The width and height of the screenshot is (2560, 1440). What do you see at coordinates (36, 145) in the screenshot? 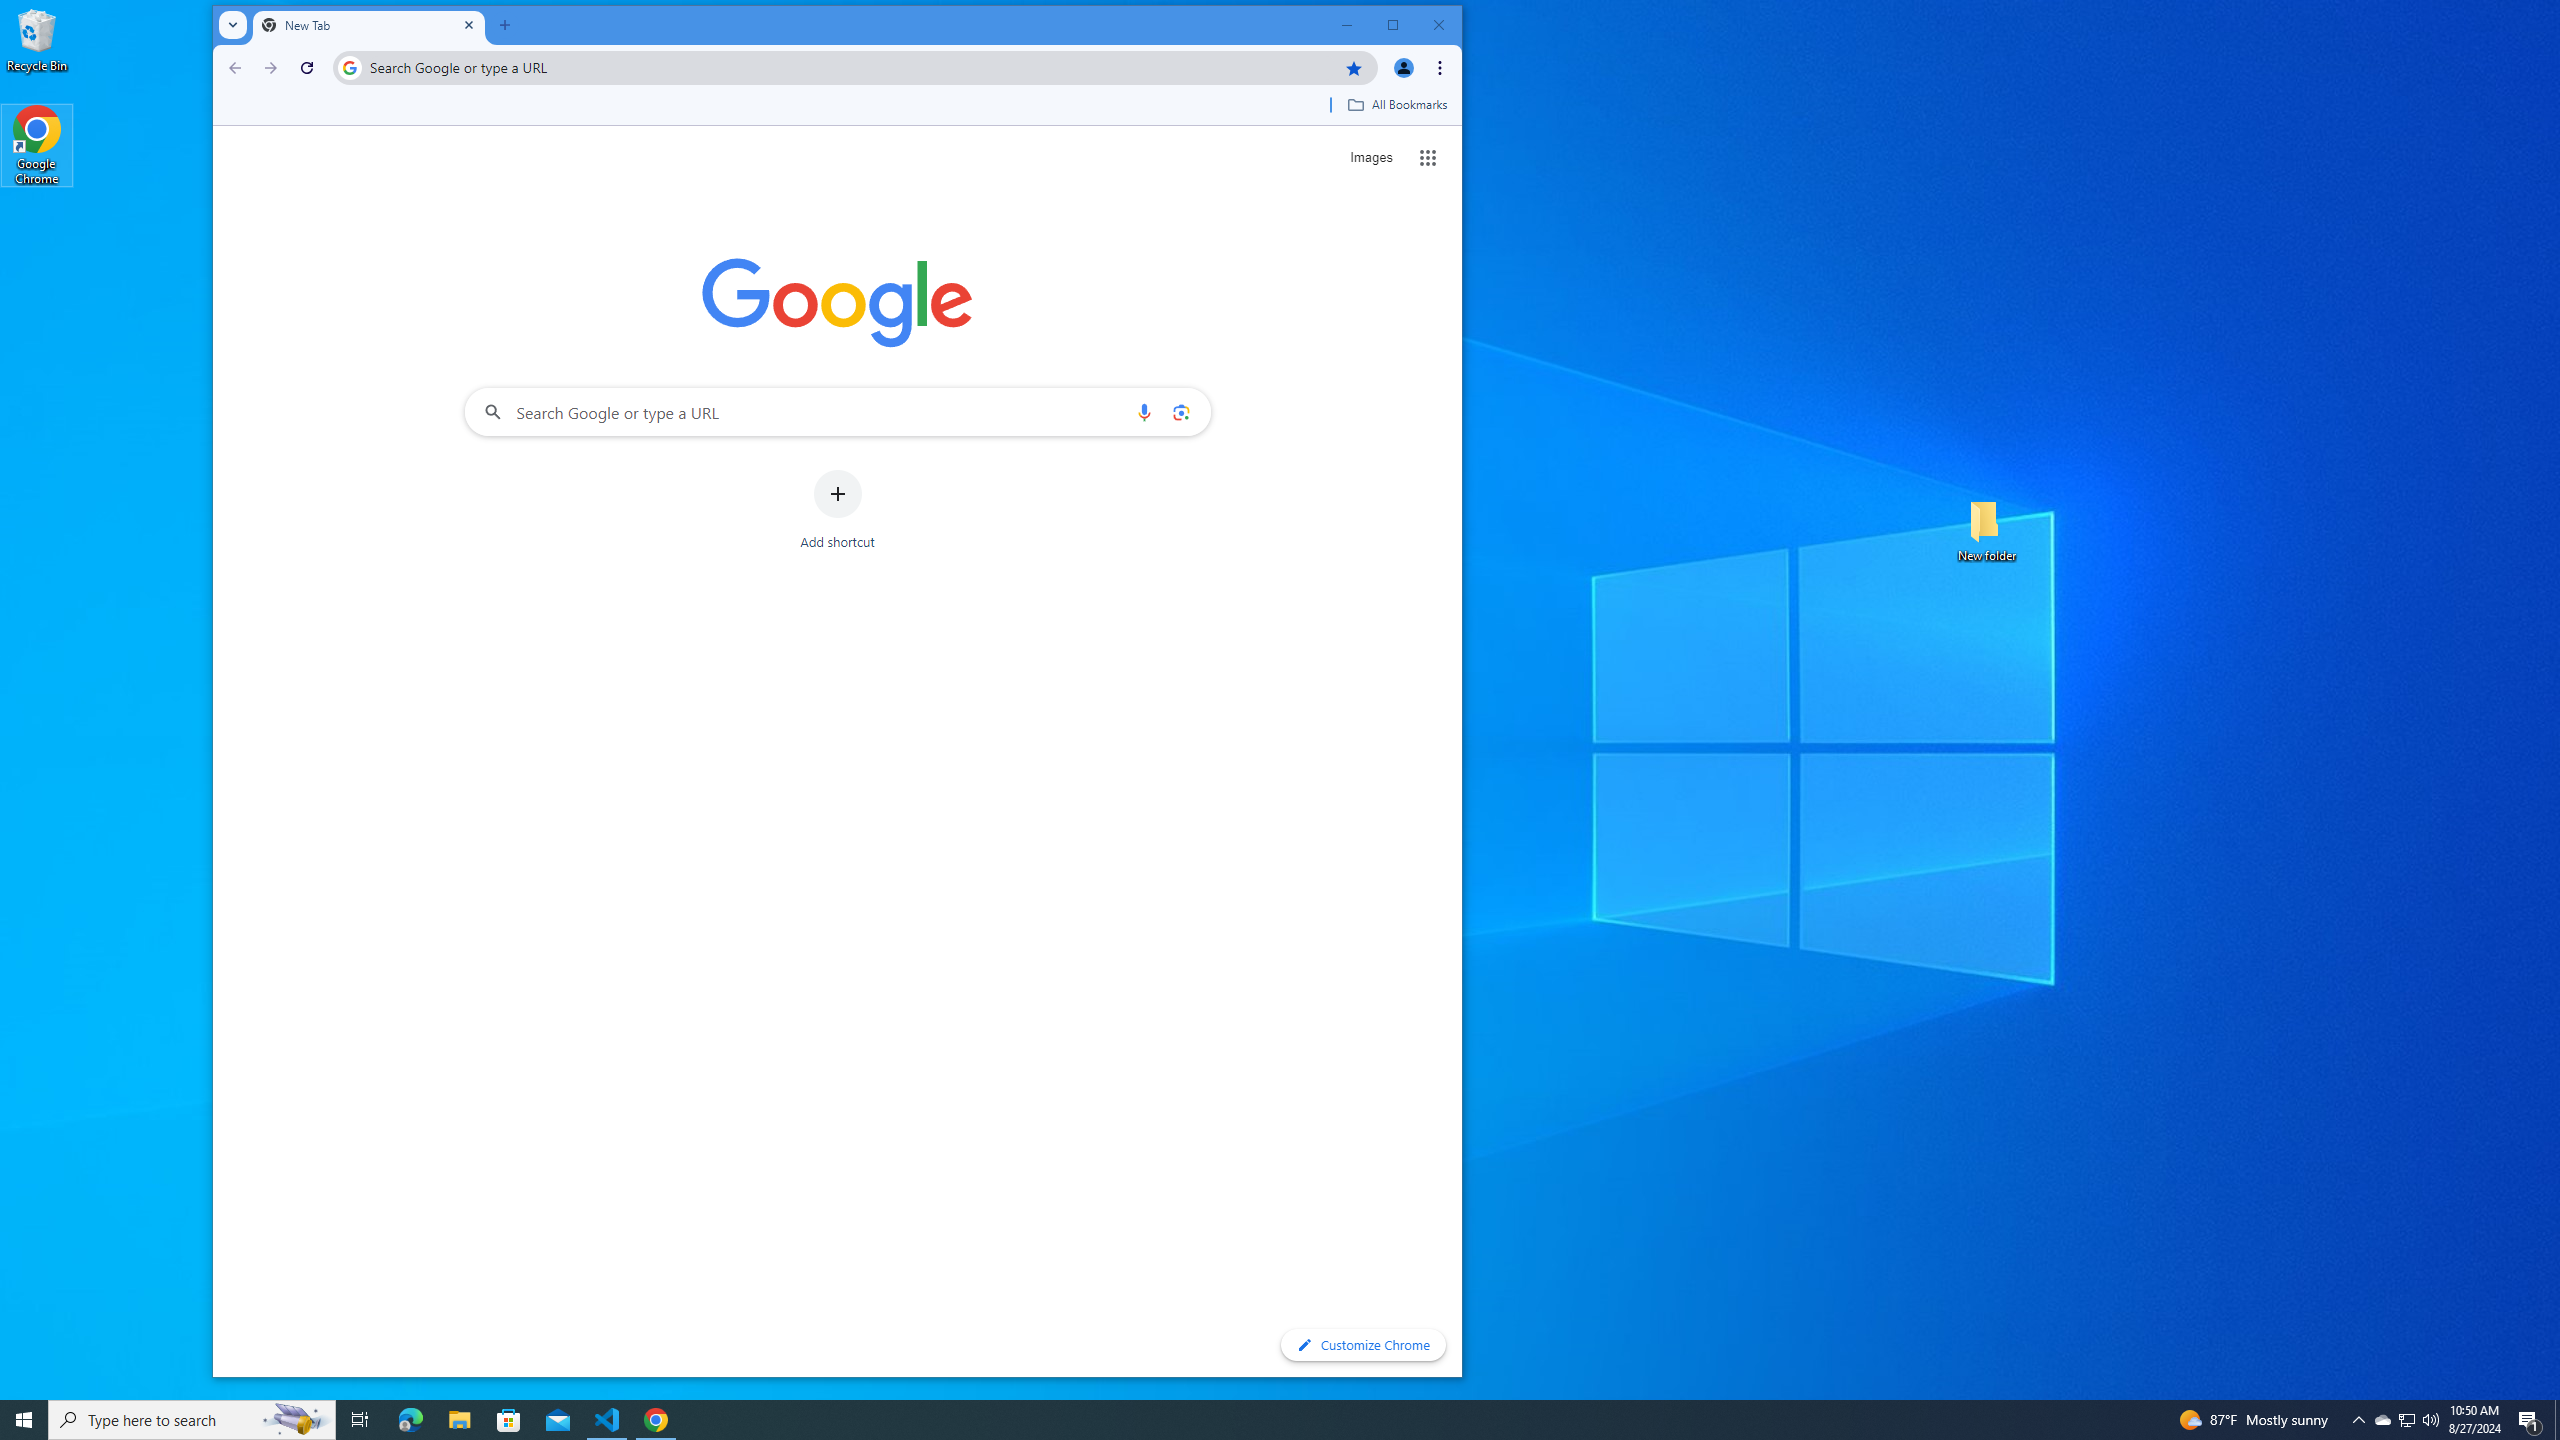
I see `'Google Chrome'` at bounding box center [36, 145].